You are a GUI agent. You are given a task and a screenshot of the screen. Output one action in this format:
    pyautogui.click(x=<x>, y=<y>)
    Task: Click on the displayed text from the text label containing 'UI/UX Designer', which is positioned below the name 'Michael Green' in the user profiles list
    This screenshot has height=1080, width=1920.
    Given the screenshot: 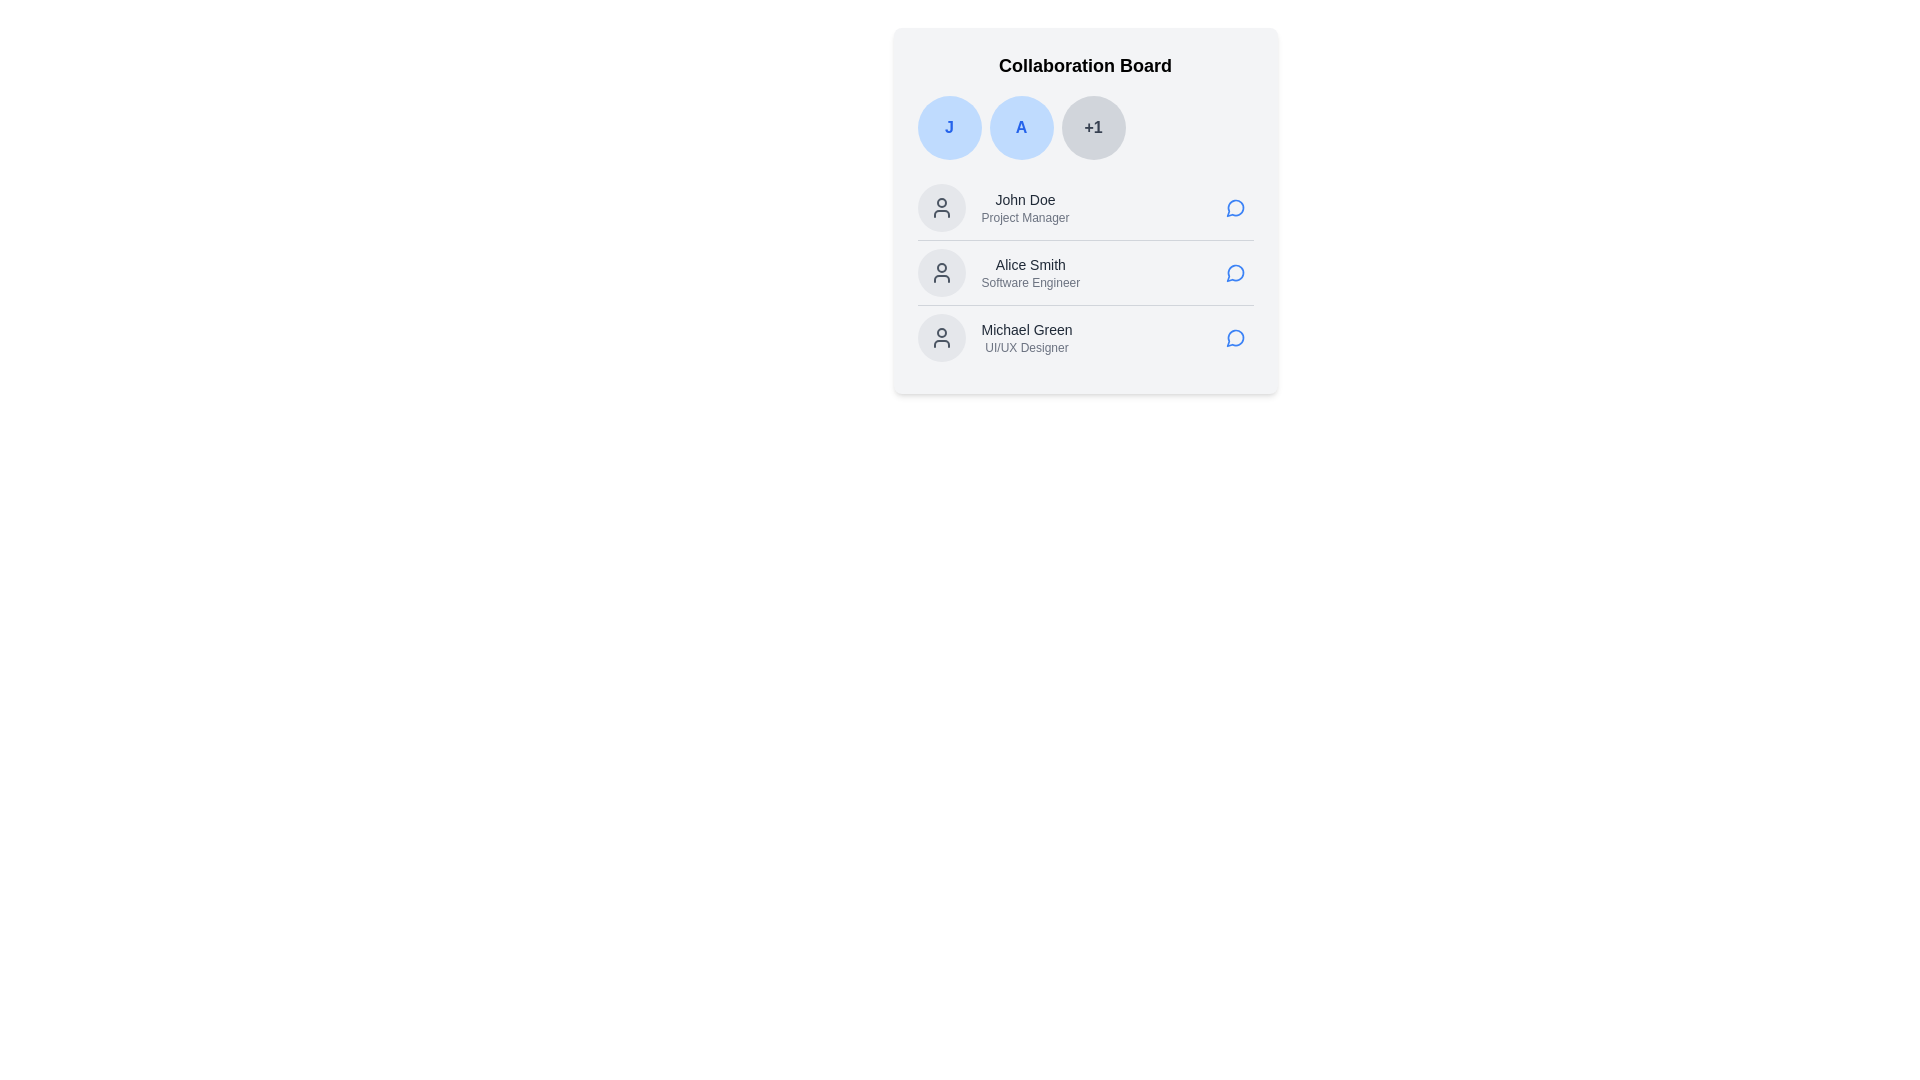 What is the action you would take?
    pyautogui.click(x=1027, y=346)
    